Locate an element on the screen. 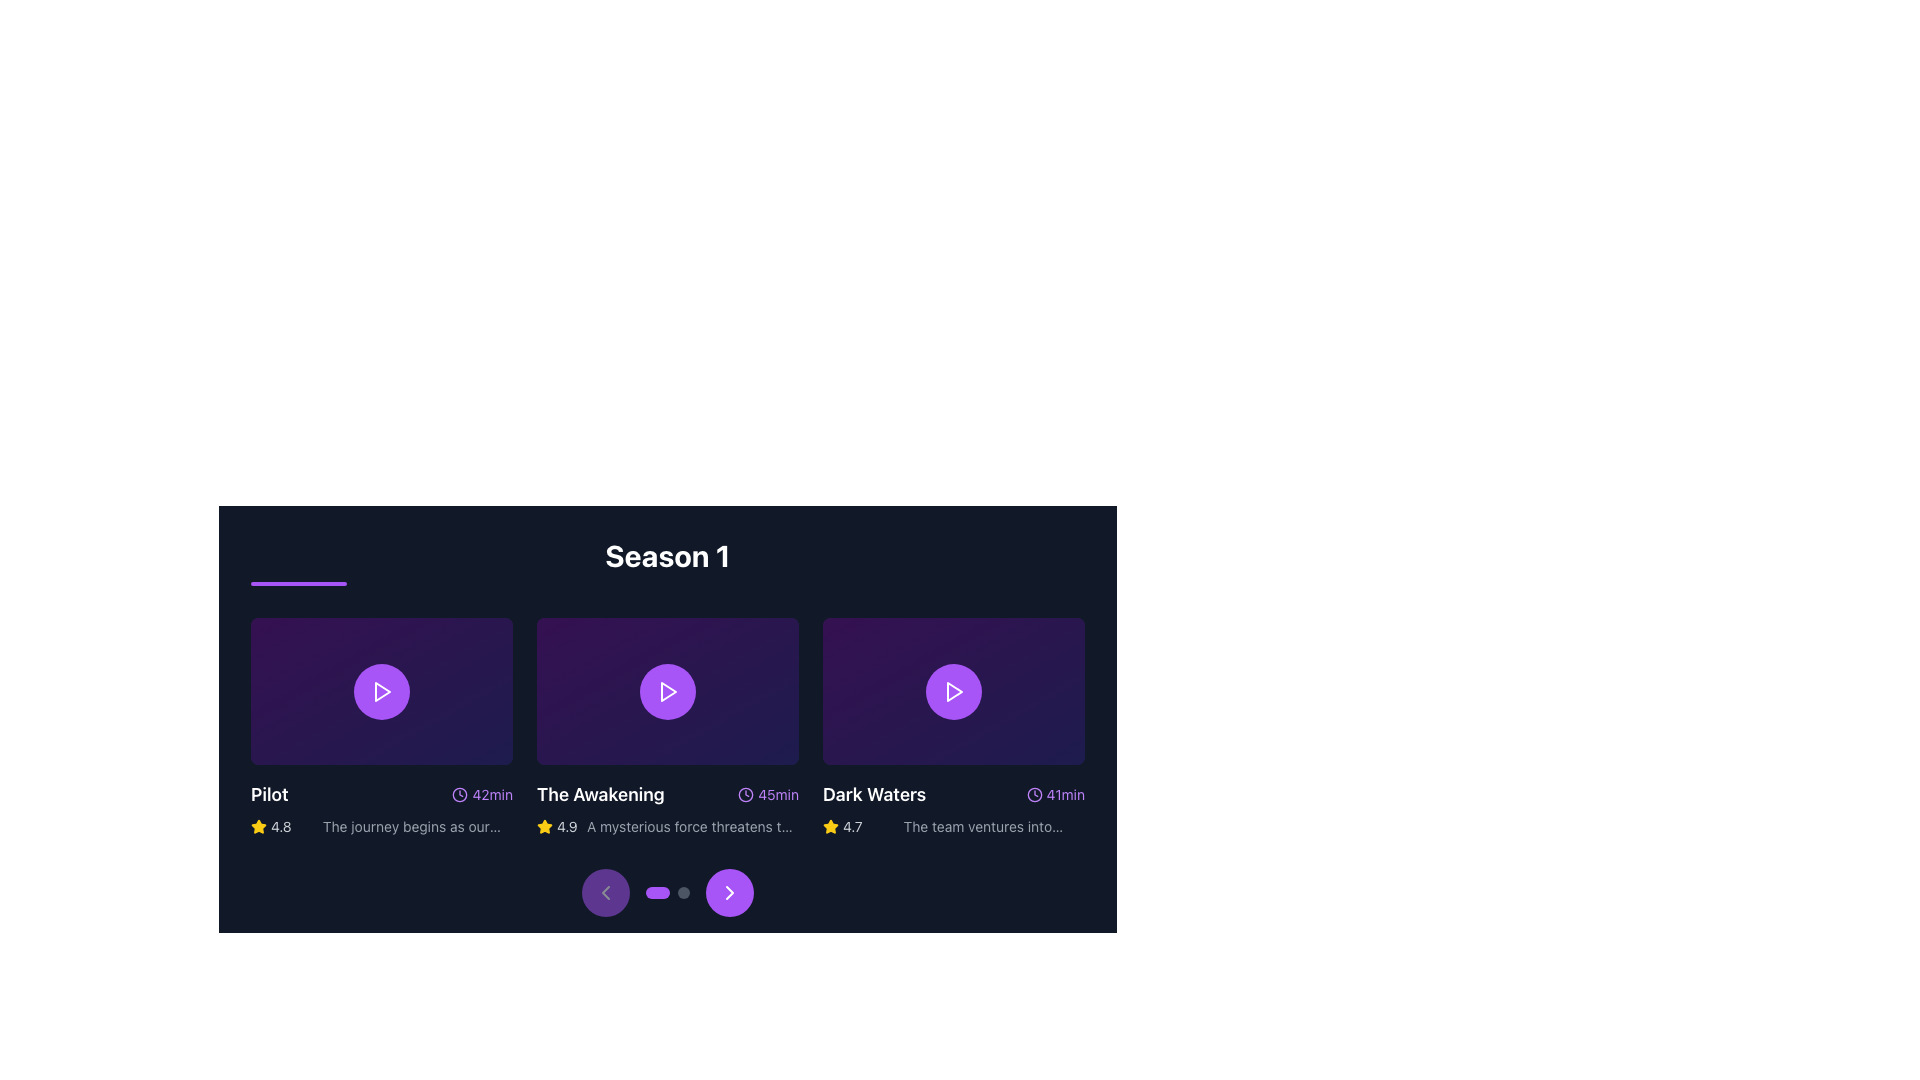 The height and width of the screenshot is (1080, 1920). textual content section that provides detailed information about the episode 'Dark Waters', including title, runtime, rating, and description is located at coordinates (953, 808).